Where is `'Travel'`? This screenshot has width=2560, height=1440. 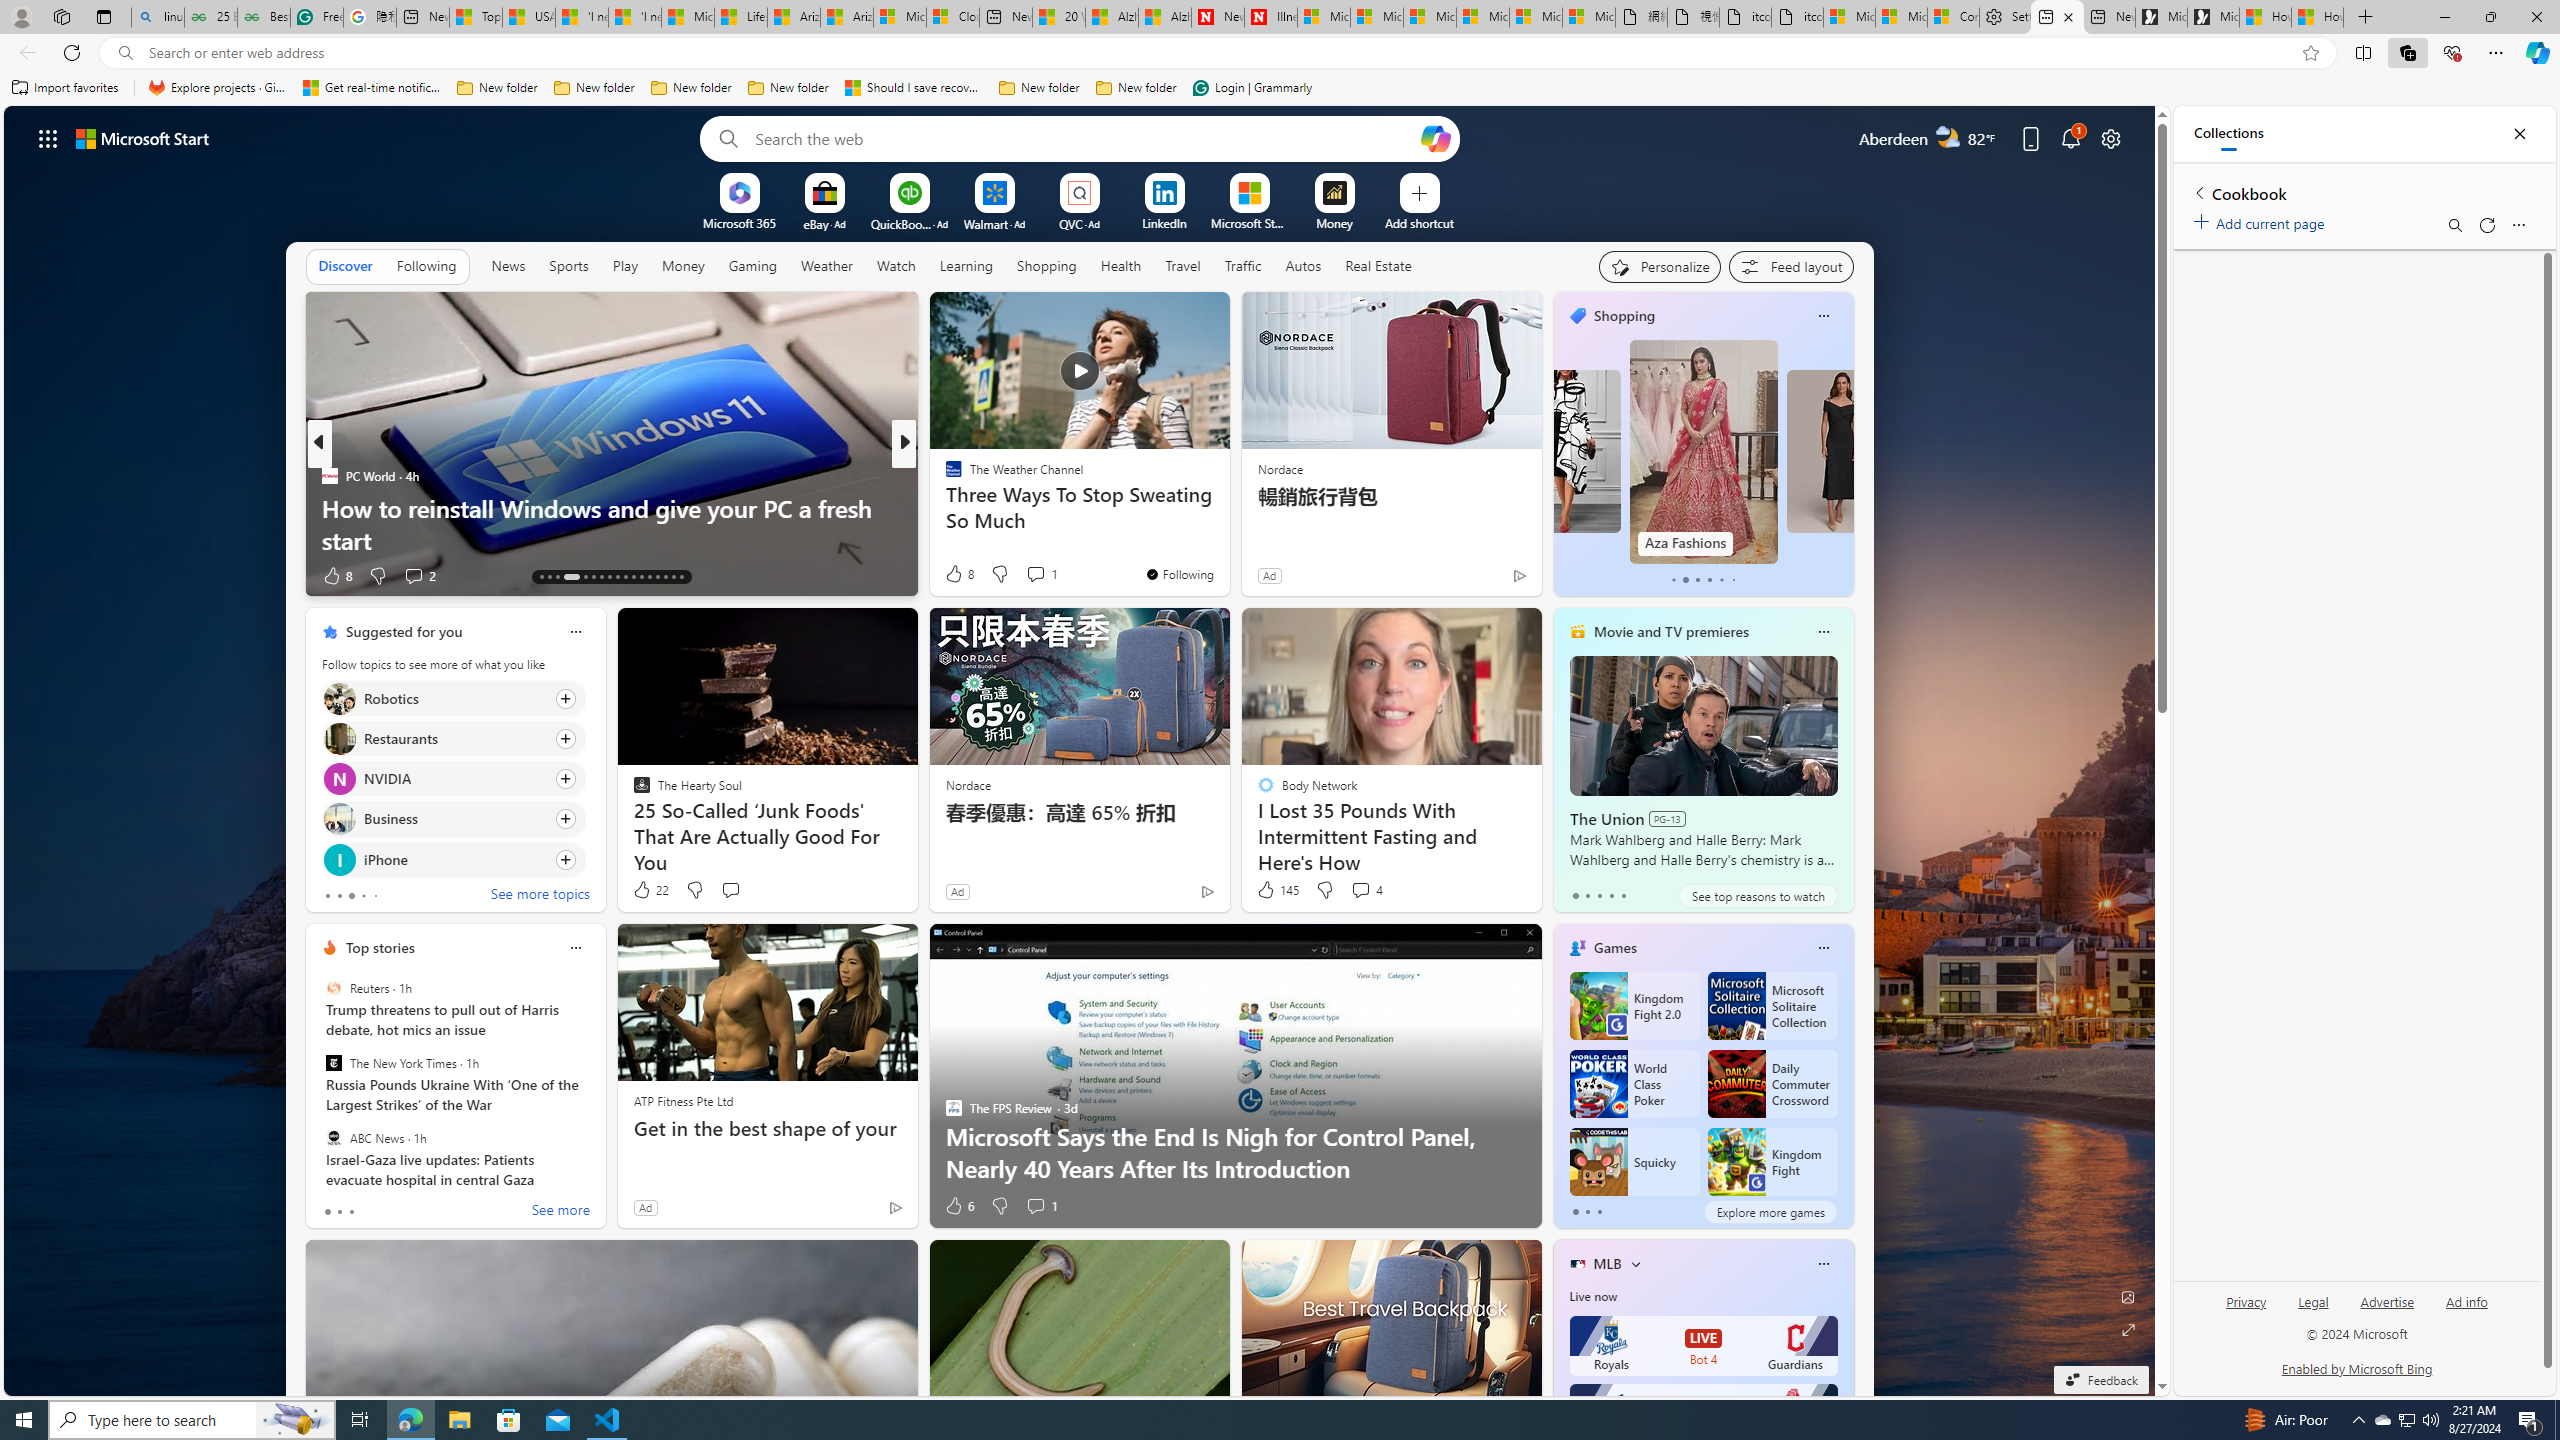 'Travel' is located at coordinates (1182, 265).